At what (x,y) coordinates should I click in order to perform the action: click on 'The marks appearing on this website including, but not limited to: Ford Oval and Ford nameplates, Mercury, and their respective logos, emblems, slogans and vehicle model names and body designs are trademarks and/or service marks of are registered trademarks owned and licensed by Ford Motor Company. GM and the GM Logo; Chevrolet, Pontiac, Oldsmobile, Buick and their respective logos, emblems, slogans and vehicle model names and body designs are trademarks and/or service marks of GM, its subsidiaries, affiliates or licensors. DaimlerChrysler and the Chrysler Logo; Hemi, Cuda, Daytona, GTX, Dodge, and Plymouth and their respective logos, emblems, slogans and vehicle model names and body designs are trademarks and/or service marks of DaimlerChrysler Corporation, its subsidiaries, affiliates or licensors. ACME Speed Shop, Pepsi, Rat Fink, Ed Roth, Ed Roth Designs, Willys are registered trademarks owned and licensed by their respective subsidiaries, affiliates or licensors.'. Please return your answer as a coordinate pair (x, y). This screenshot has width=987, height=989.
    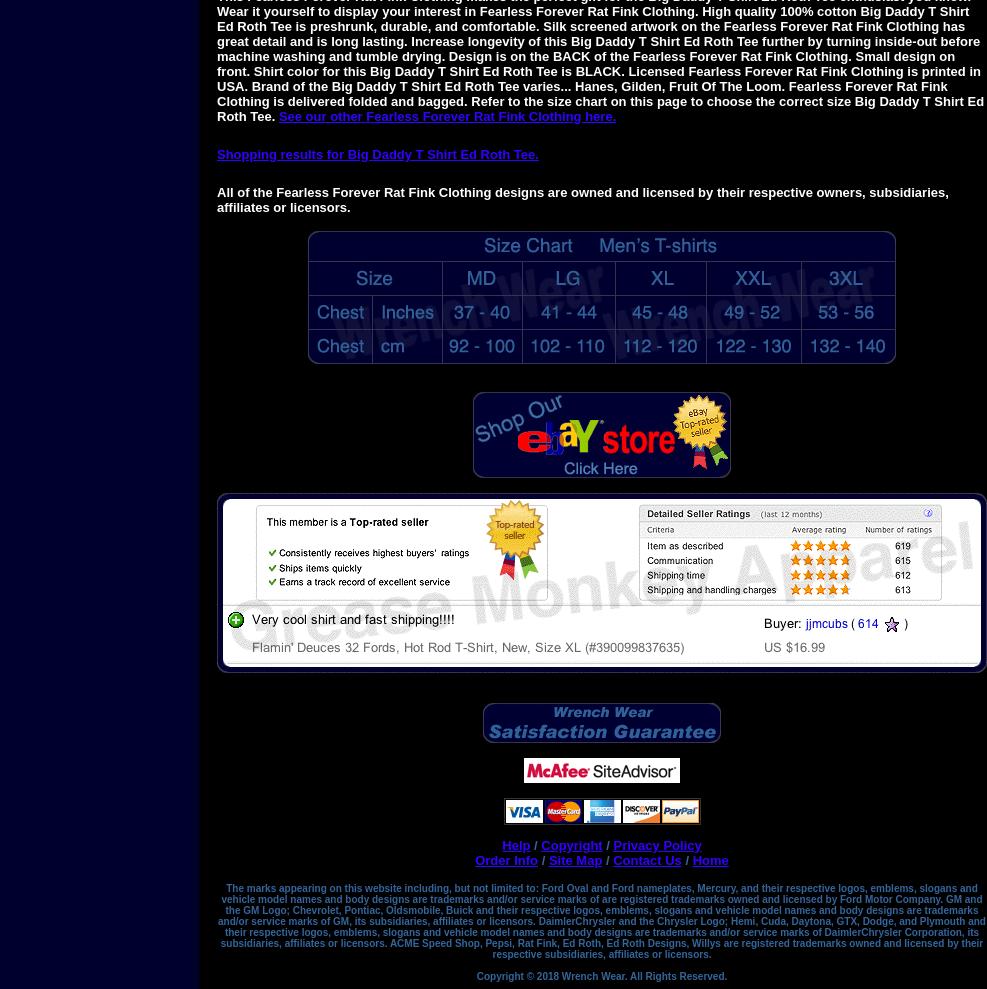
    Looking at the image, I should click on (600, 920).